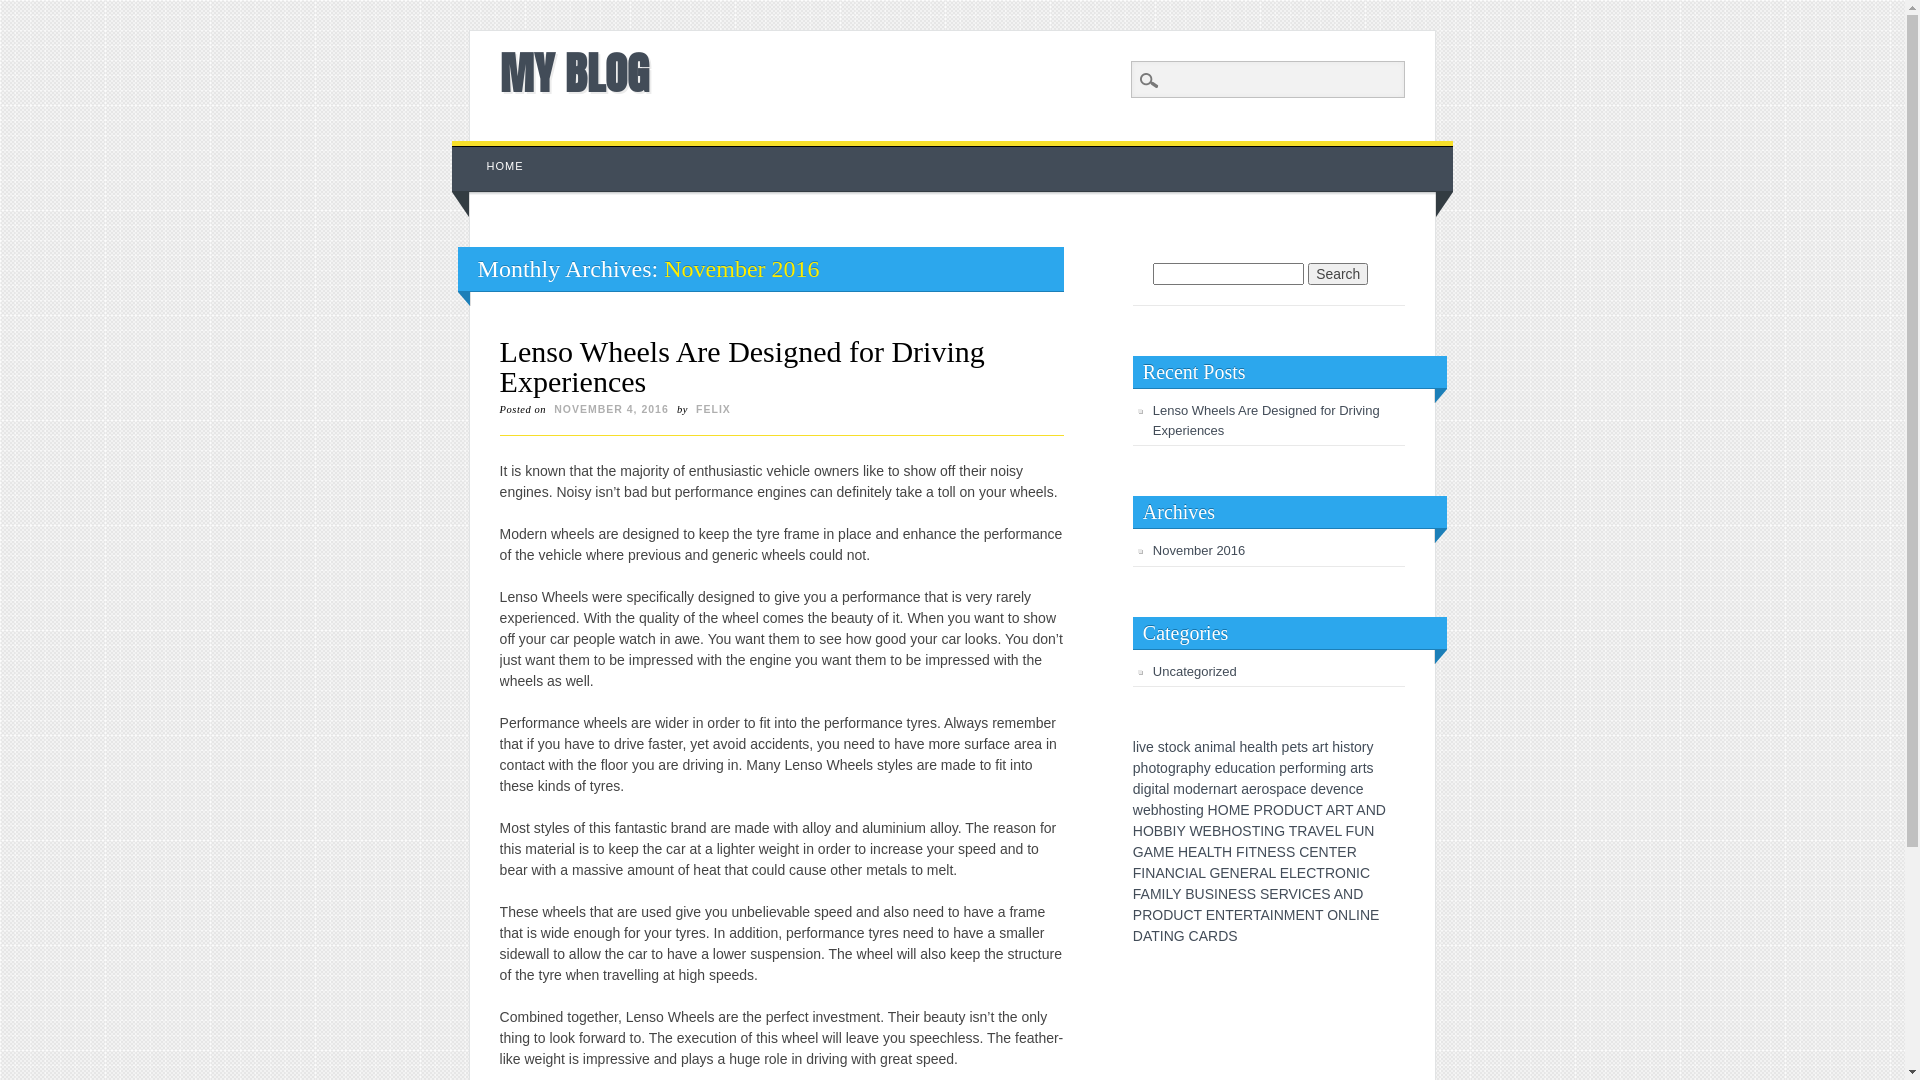 This screenshot has width=1920, height=1080. I want to click on 'R', so click(1301, 830).